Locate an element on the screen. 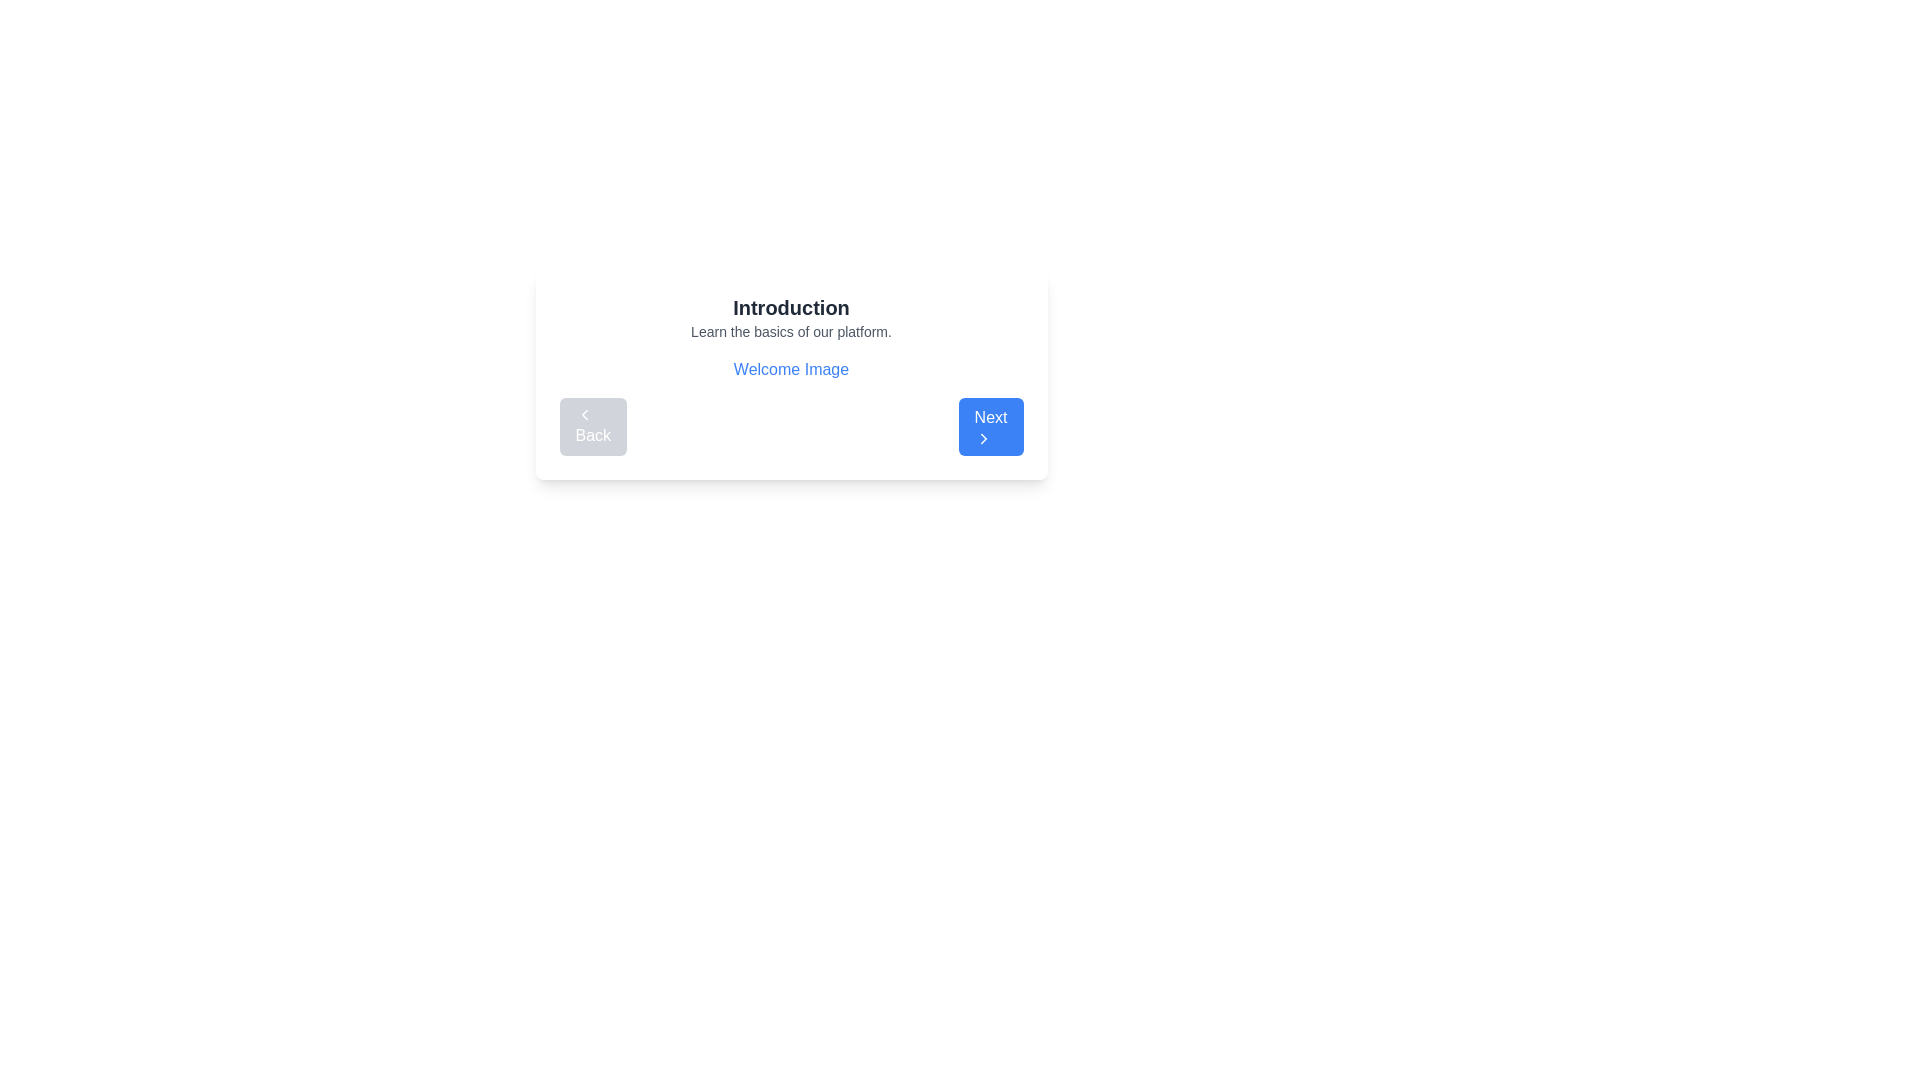 The width and height of the screenshot is (1920, 1080). the rightward-facing chevron icon within the 'Next' button is located at coordinates (983, 438).